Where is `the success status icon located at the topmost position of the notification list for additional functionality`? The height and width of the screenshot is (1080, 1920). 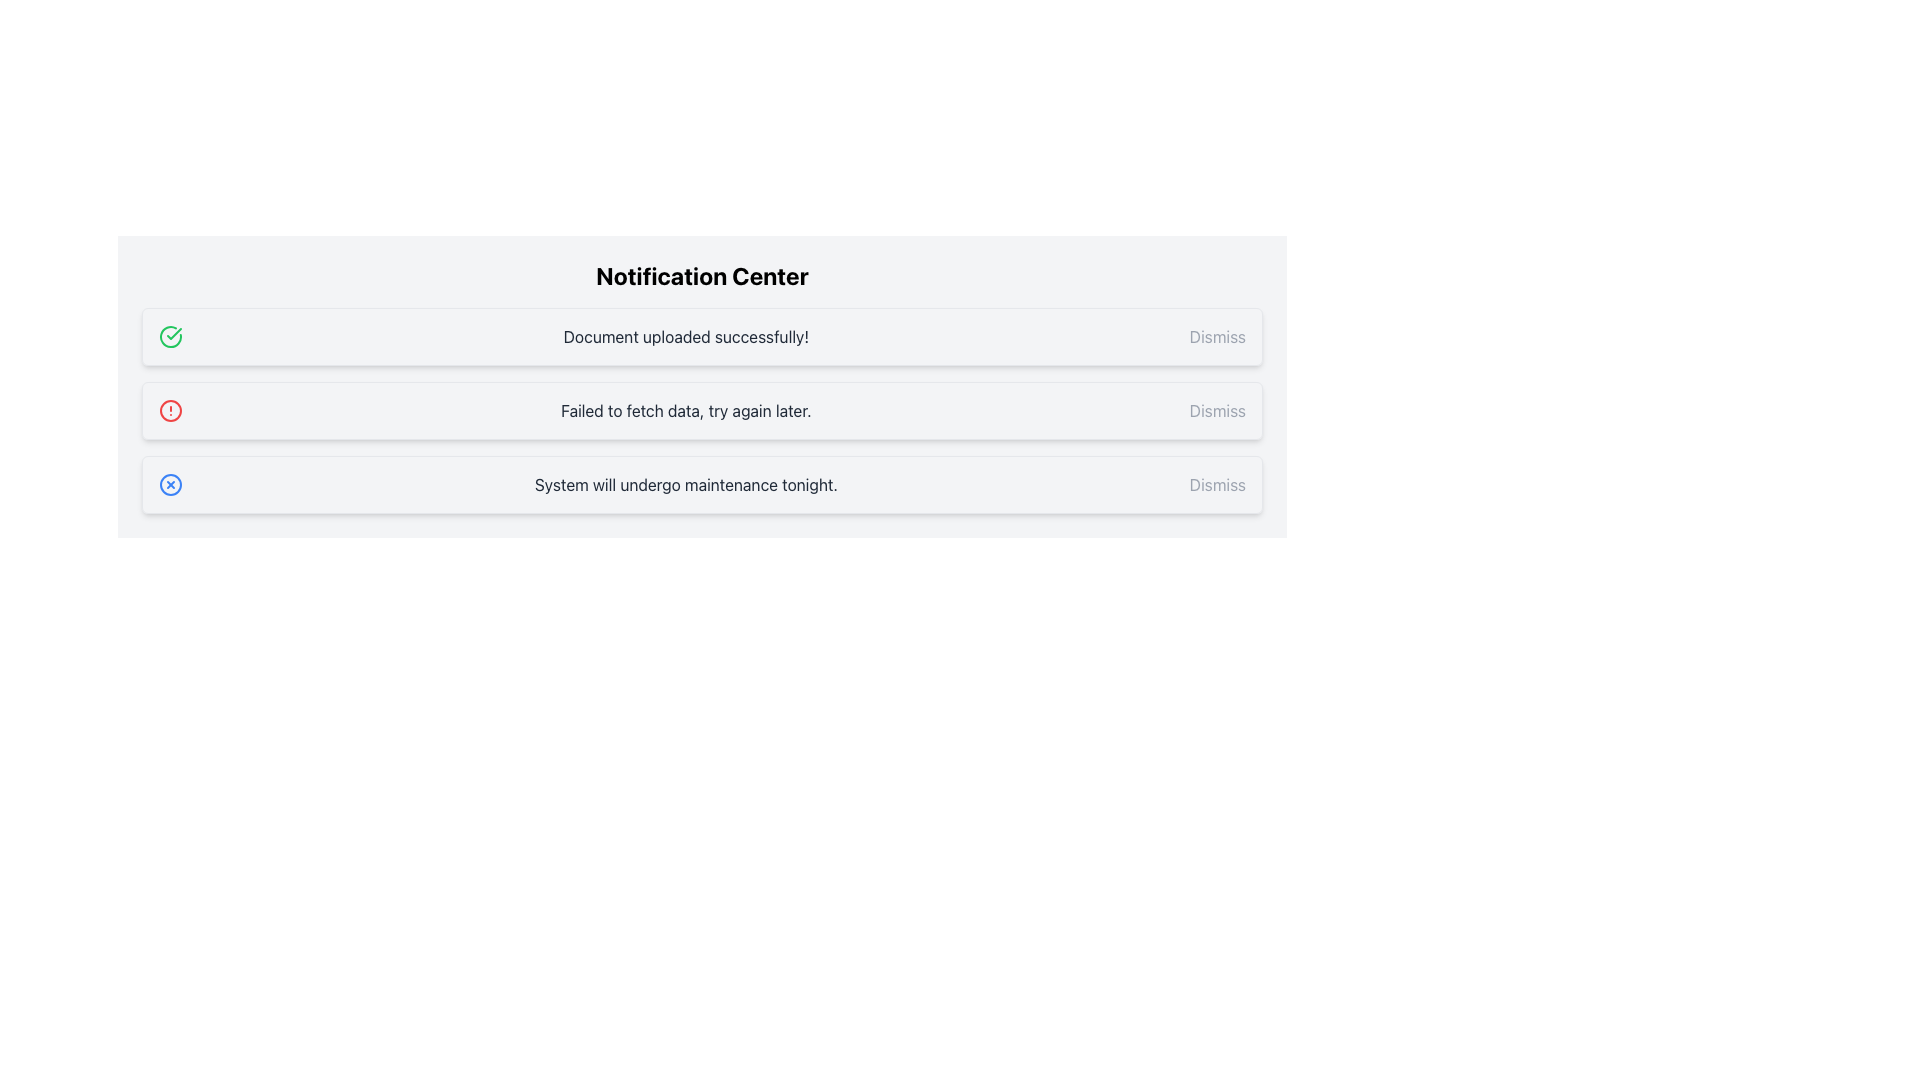 the success status icon located at the topmost position of the notification list for additional functionality is located at coordinates (174, 333).